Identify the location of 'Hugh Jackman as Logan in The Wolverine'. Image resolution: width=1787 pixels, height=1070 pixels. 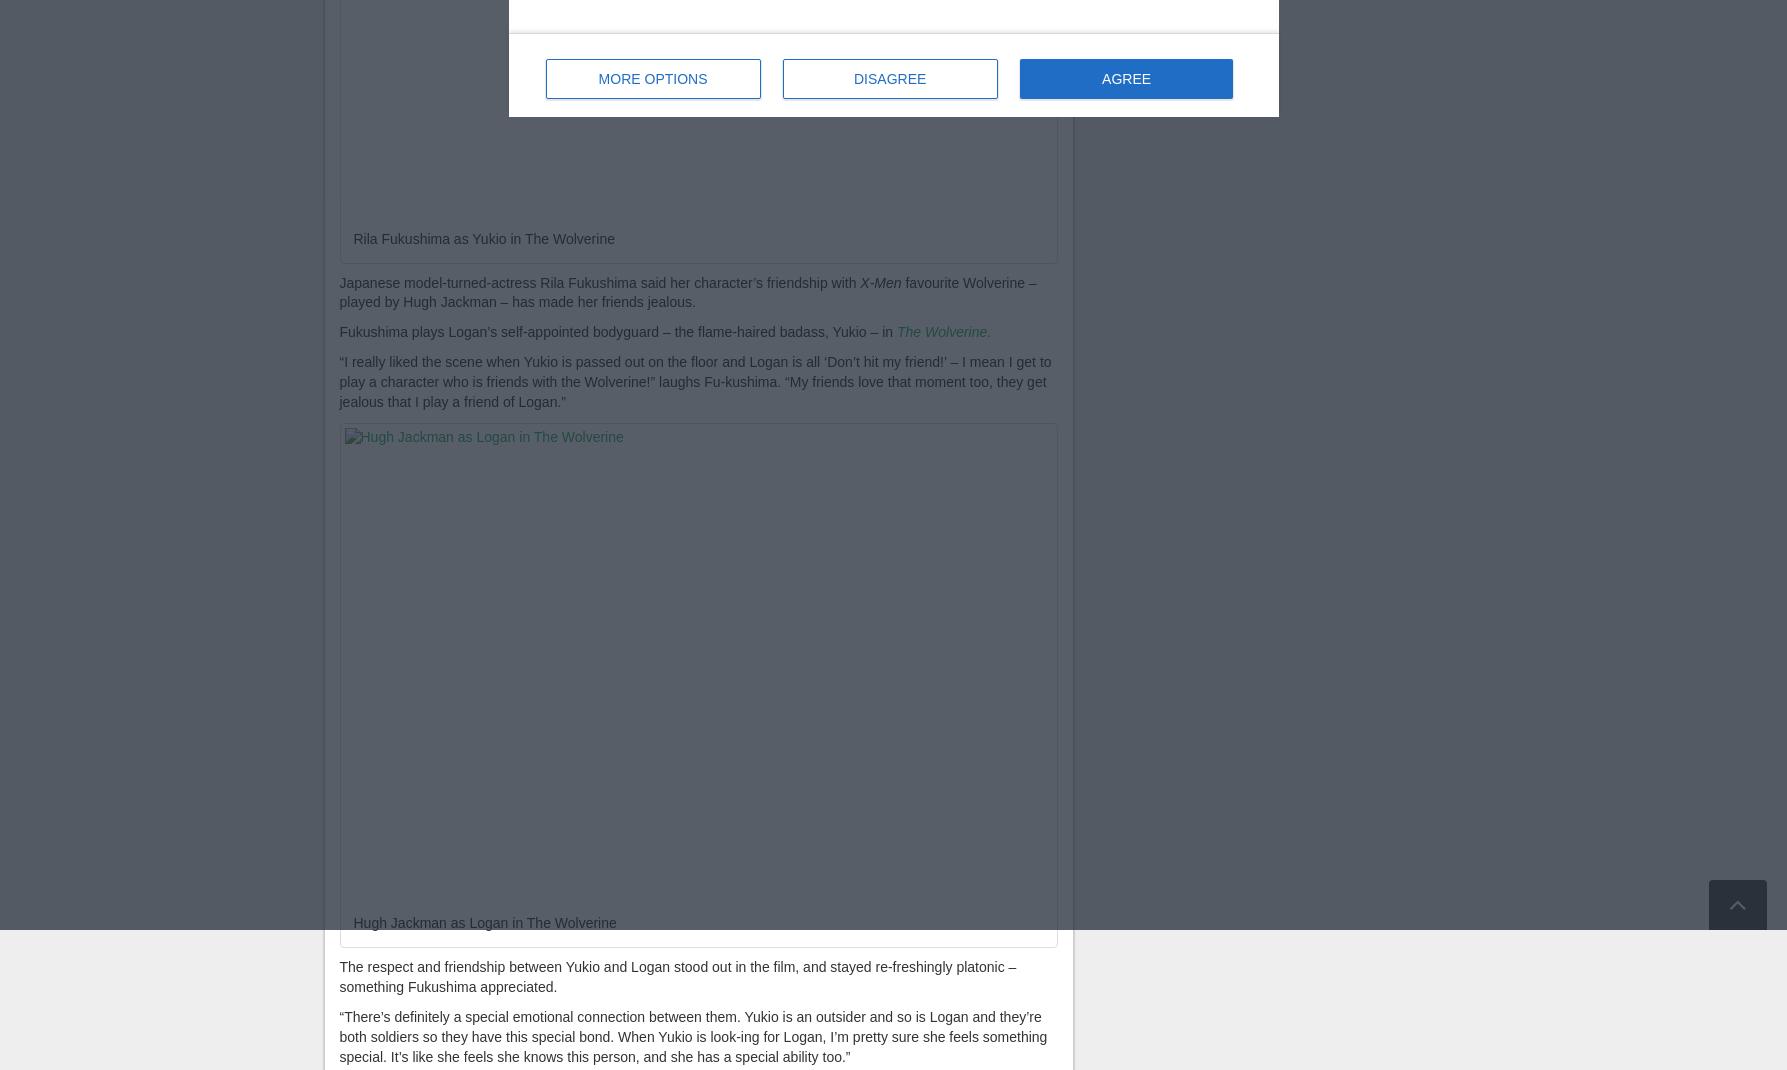
(484, 921).